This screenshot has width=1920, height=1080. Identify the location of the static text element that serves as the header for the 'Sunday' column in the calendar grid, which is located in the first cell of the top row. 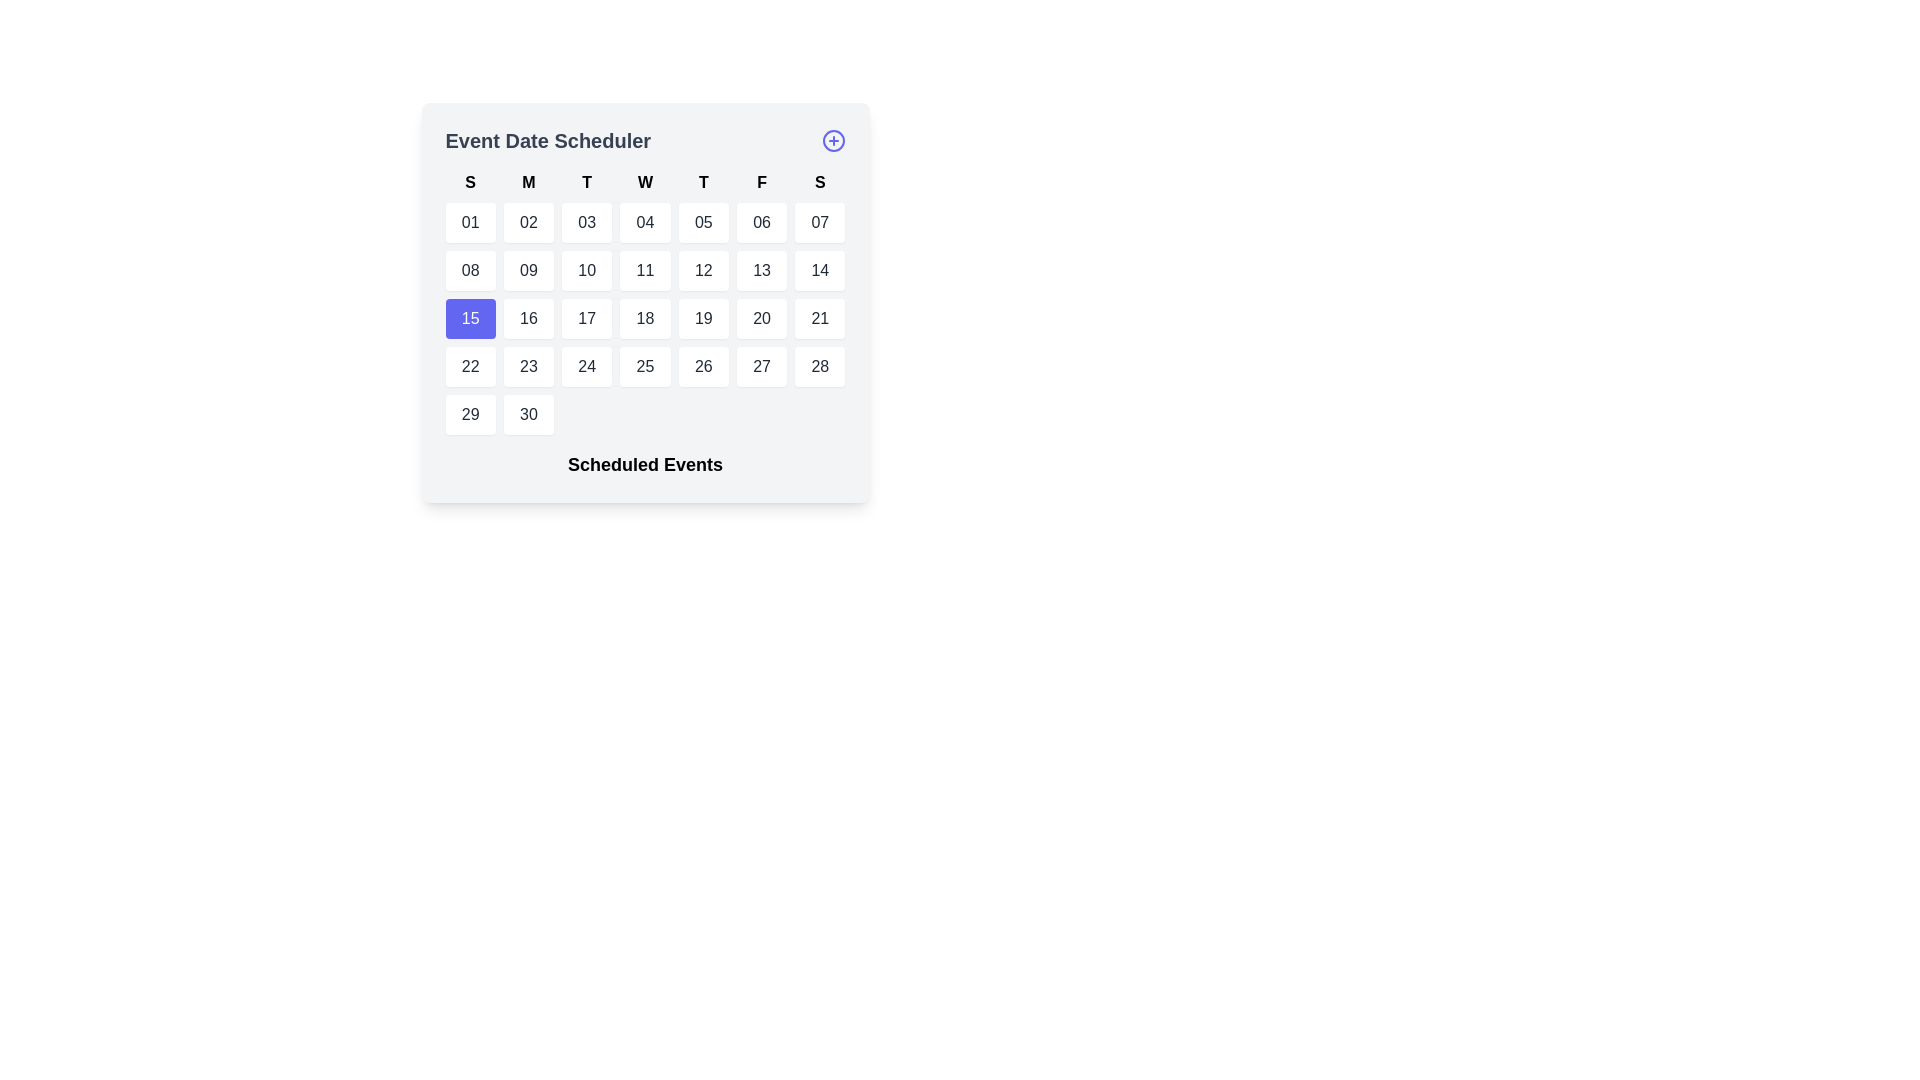
(469, 182).